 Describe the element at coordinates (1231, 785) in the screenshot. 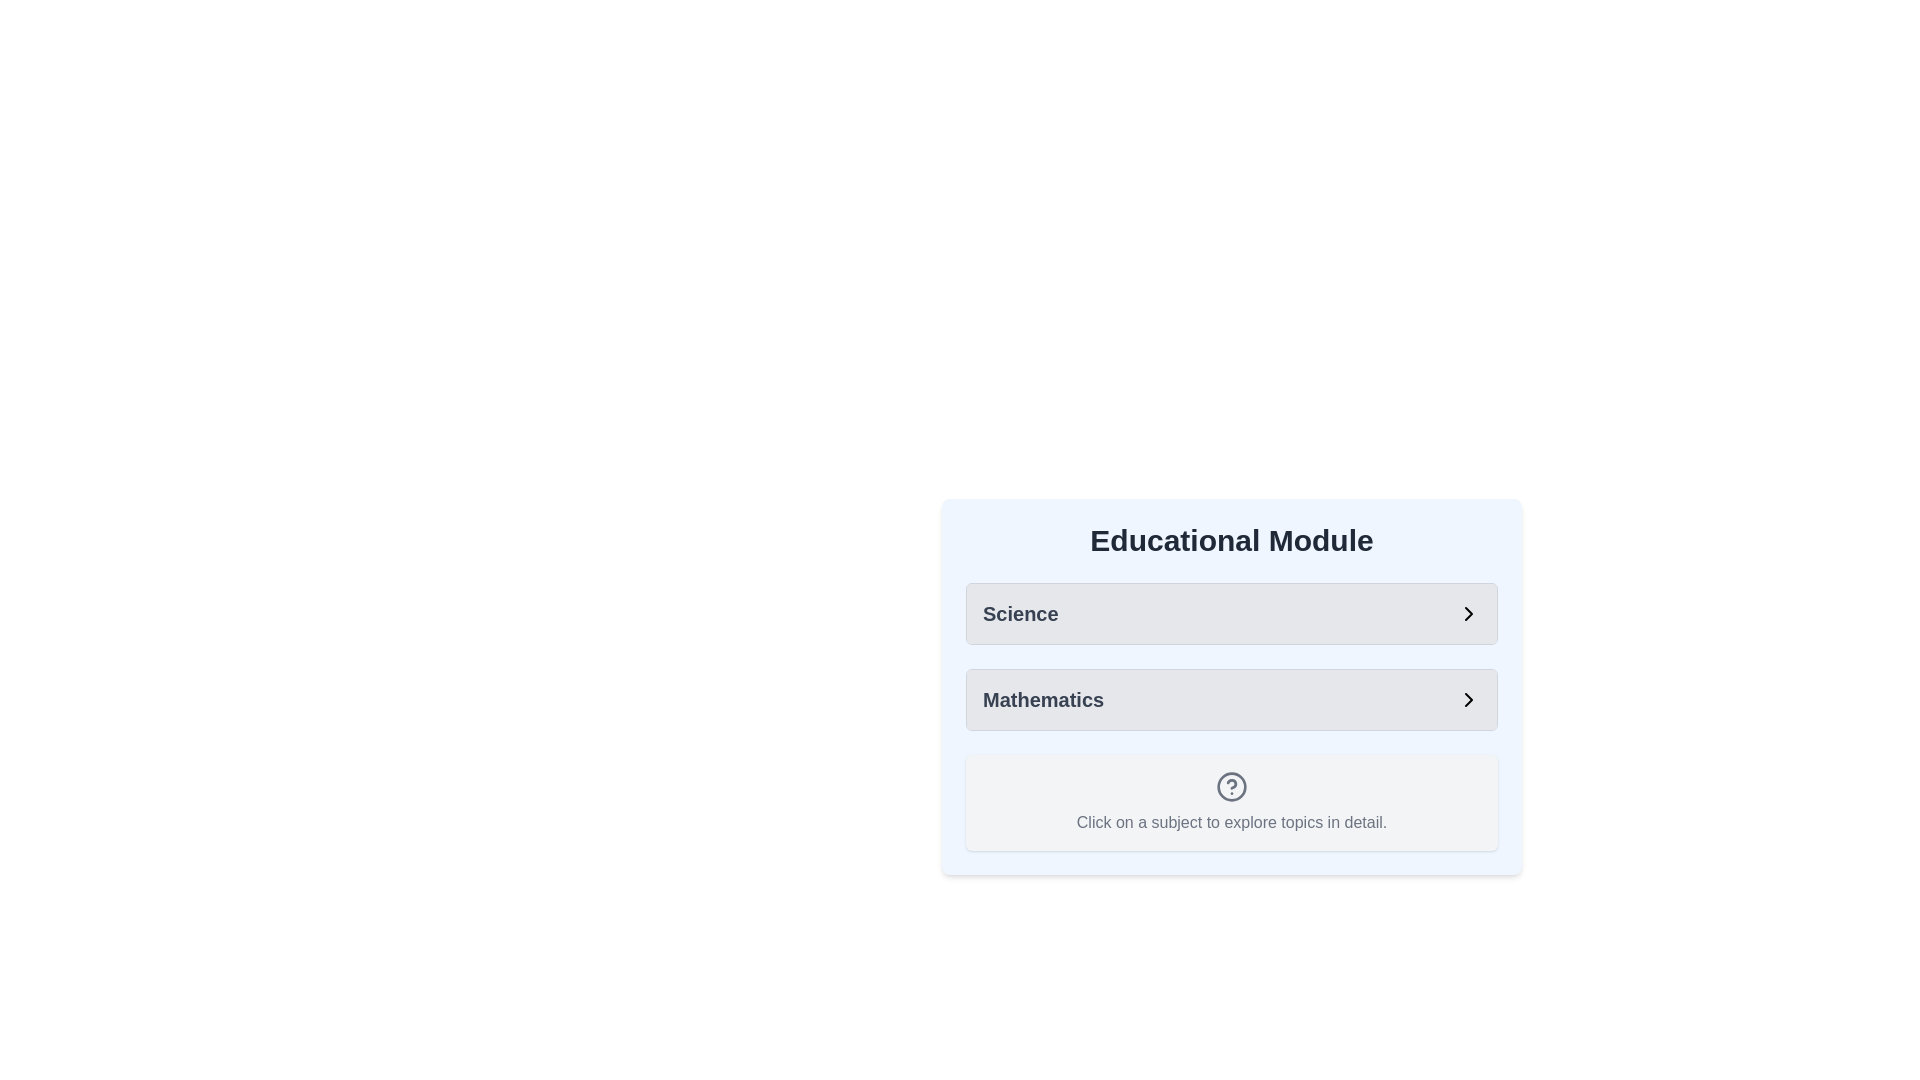

I see `the help icon located at the center of the notification box below the 'Mathematics' button` at that location.